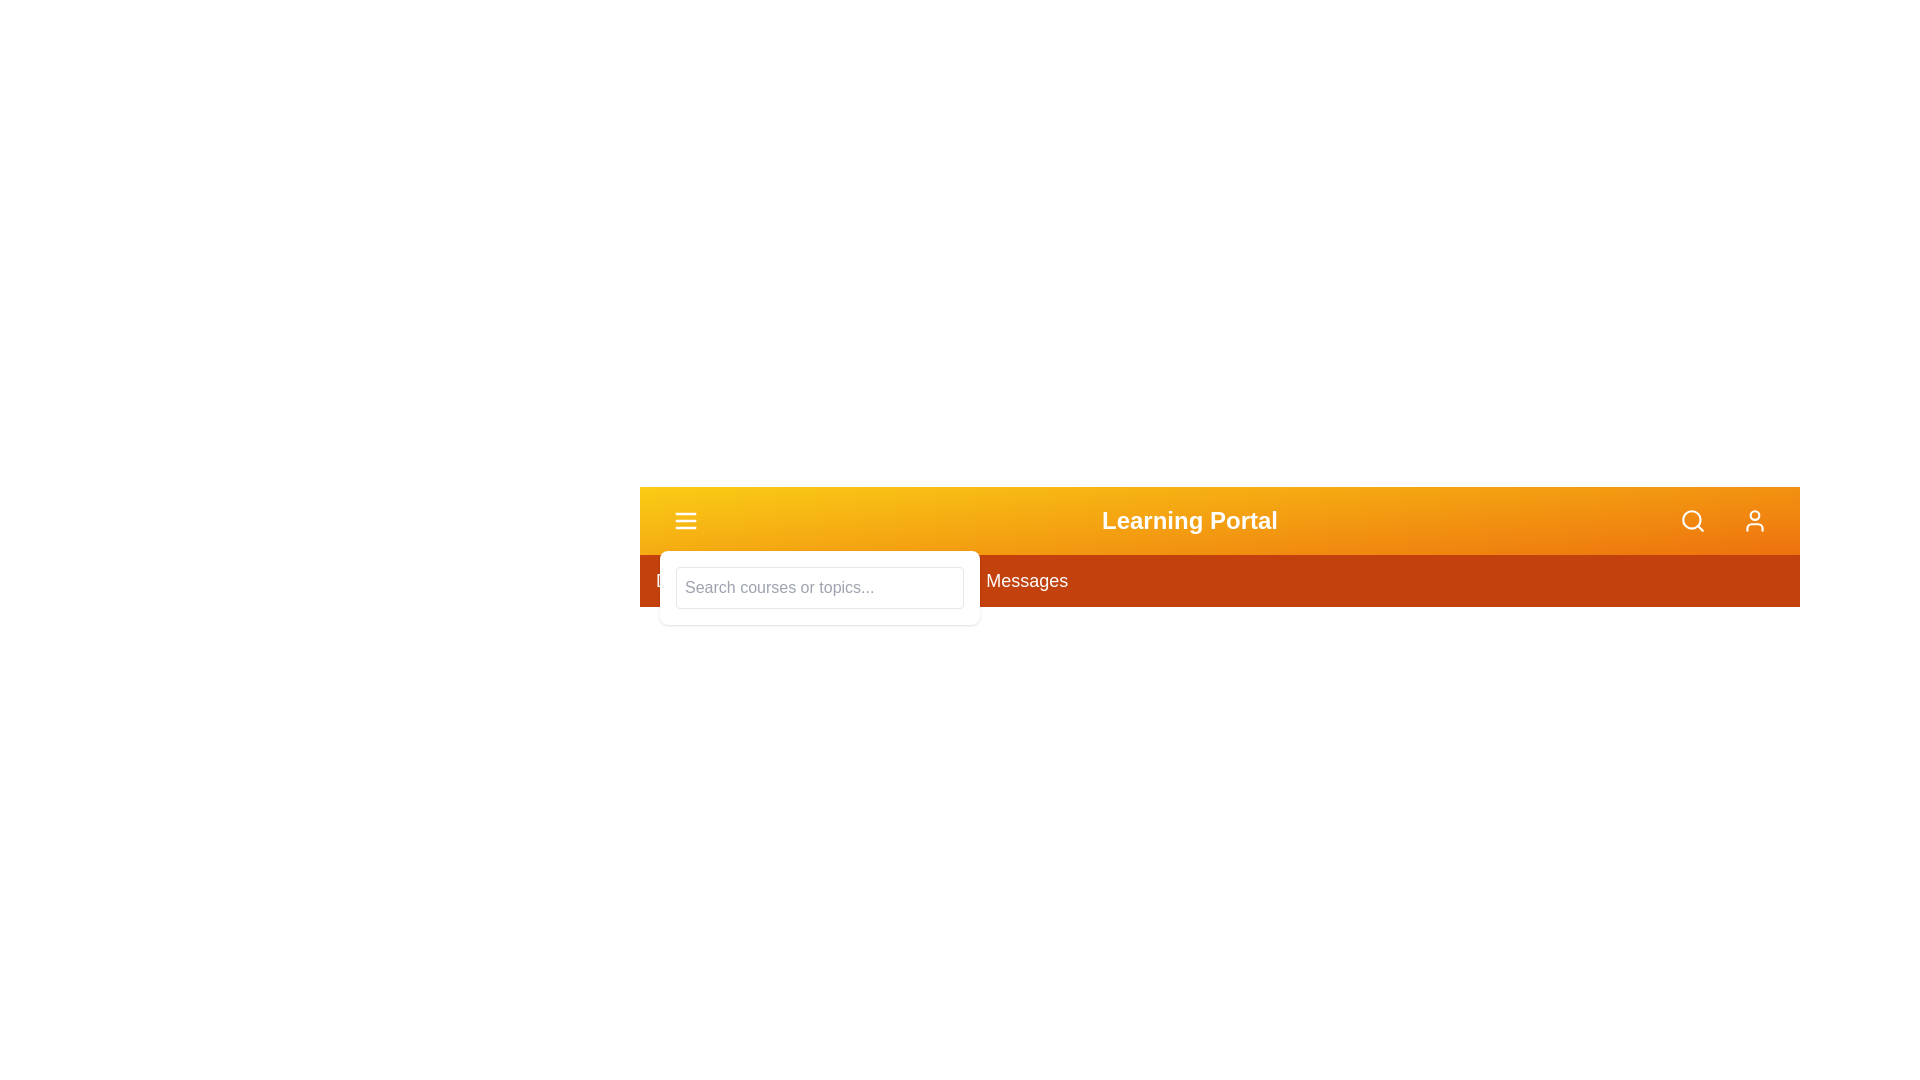 Image resolution: width=1920 pixels, height=1080 pixels. What do you see at coordinates (1692, 519) in the screenshot?
I see `the search button to activate the search panel` at bounding box center [1692, 519].